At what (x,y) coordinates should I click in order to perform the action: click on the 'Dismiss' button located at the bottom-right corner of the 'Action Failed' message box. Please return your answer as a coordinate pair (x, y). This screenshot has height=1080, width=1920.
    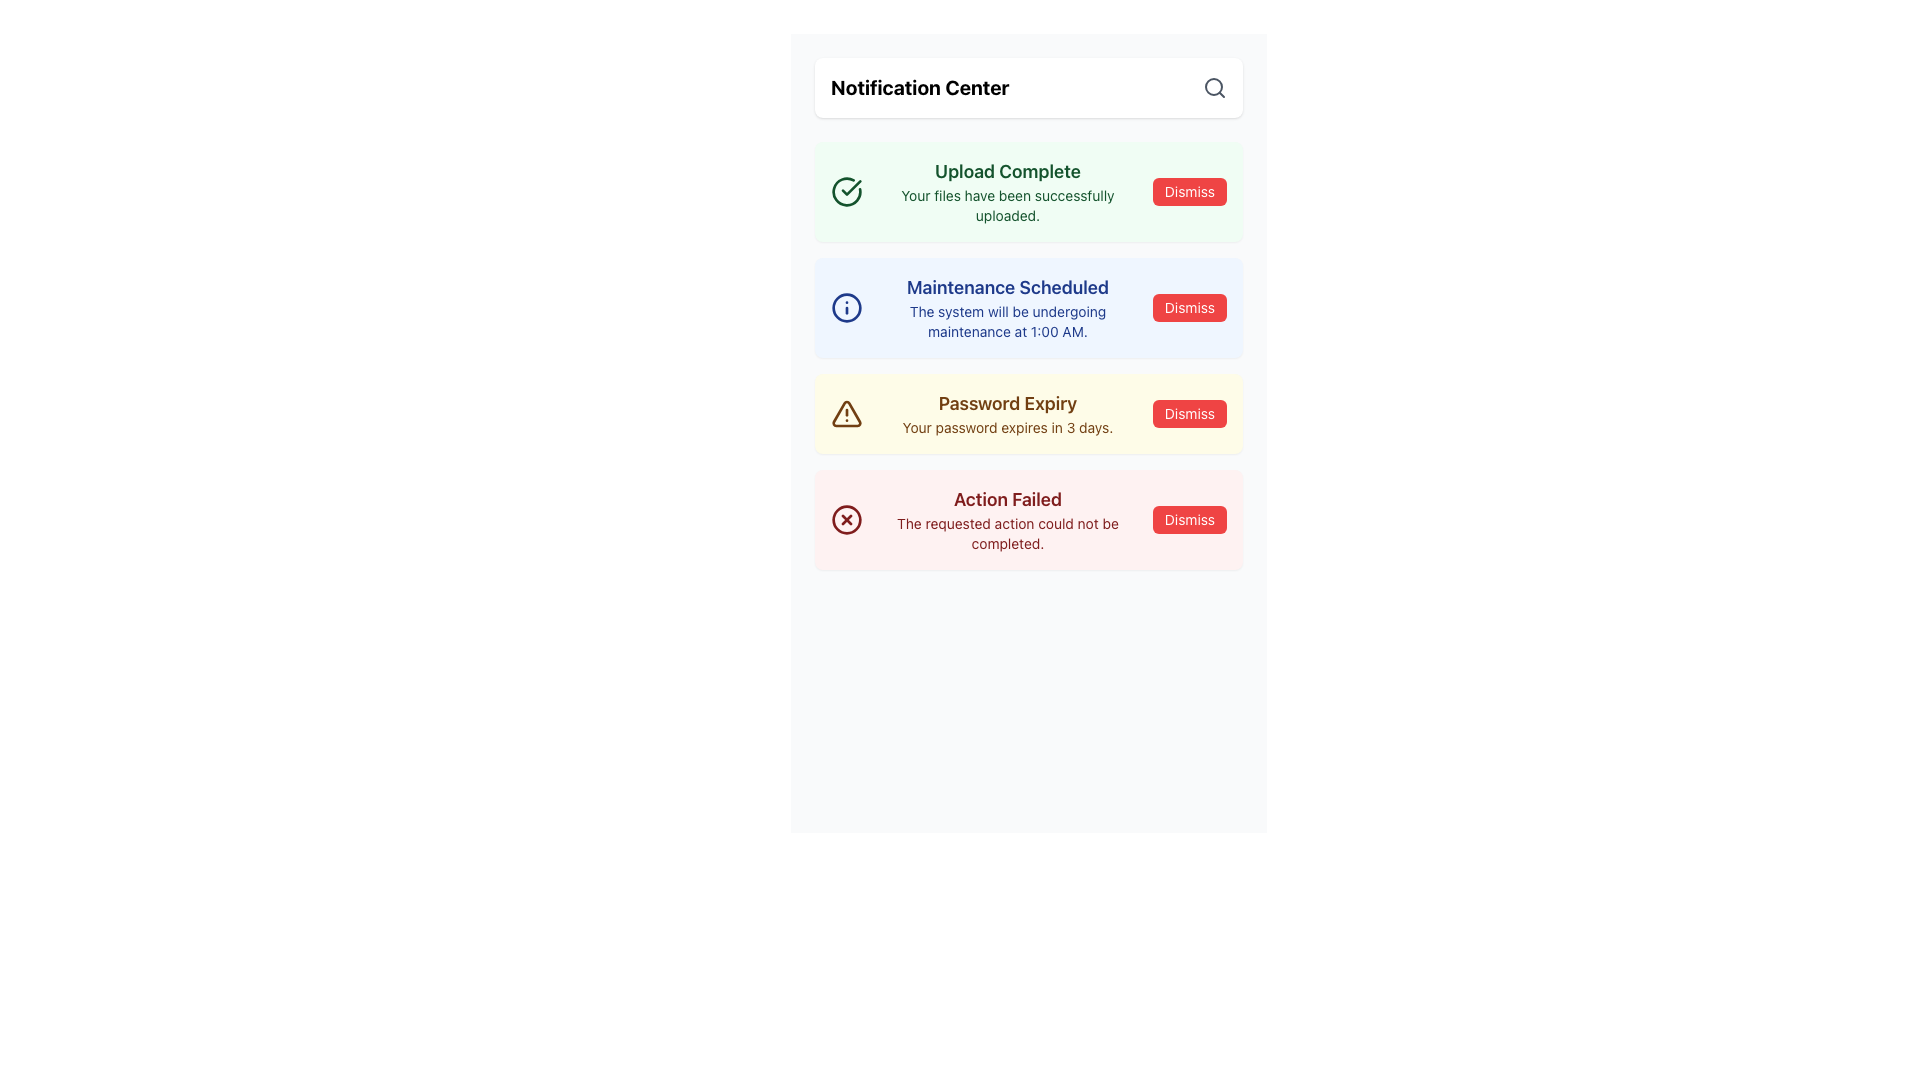
    Looking at the image, I should click on (1190, 519).